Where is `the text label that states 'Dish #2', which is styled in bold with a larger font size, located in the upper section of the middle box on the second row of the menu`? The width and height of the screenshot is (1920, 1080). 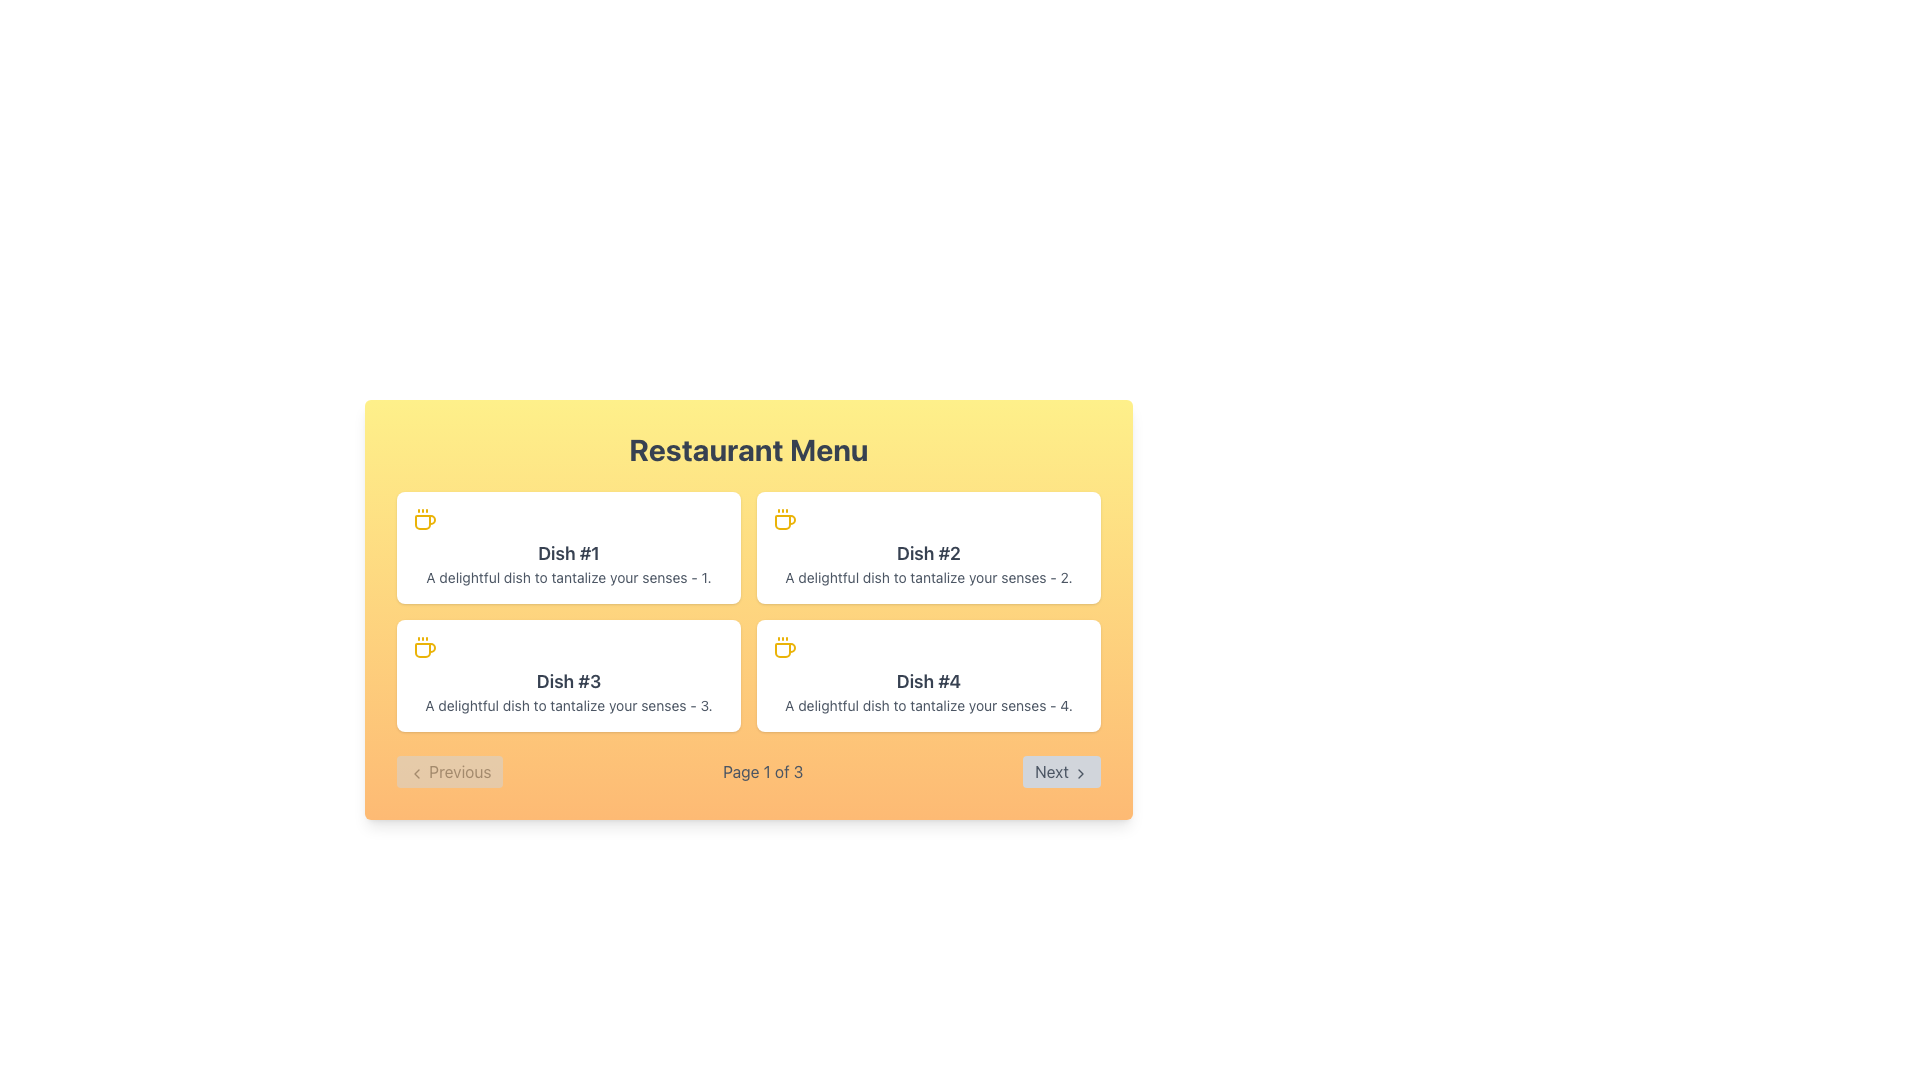
the text label that states 'Dish #2', which is styled in bold with a larger font size, located in the upper section of the middle box on the second row of the menu is located at coordinates (928, 554).